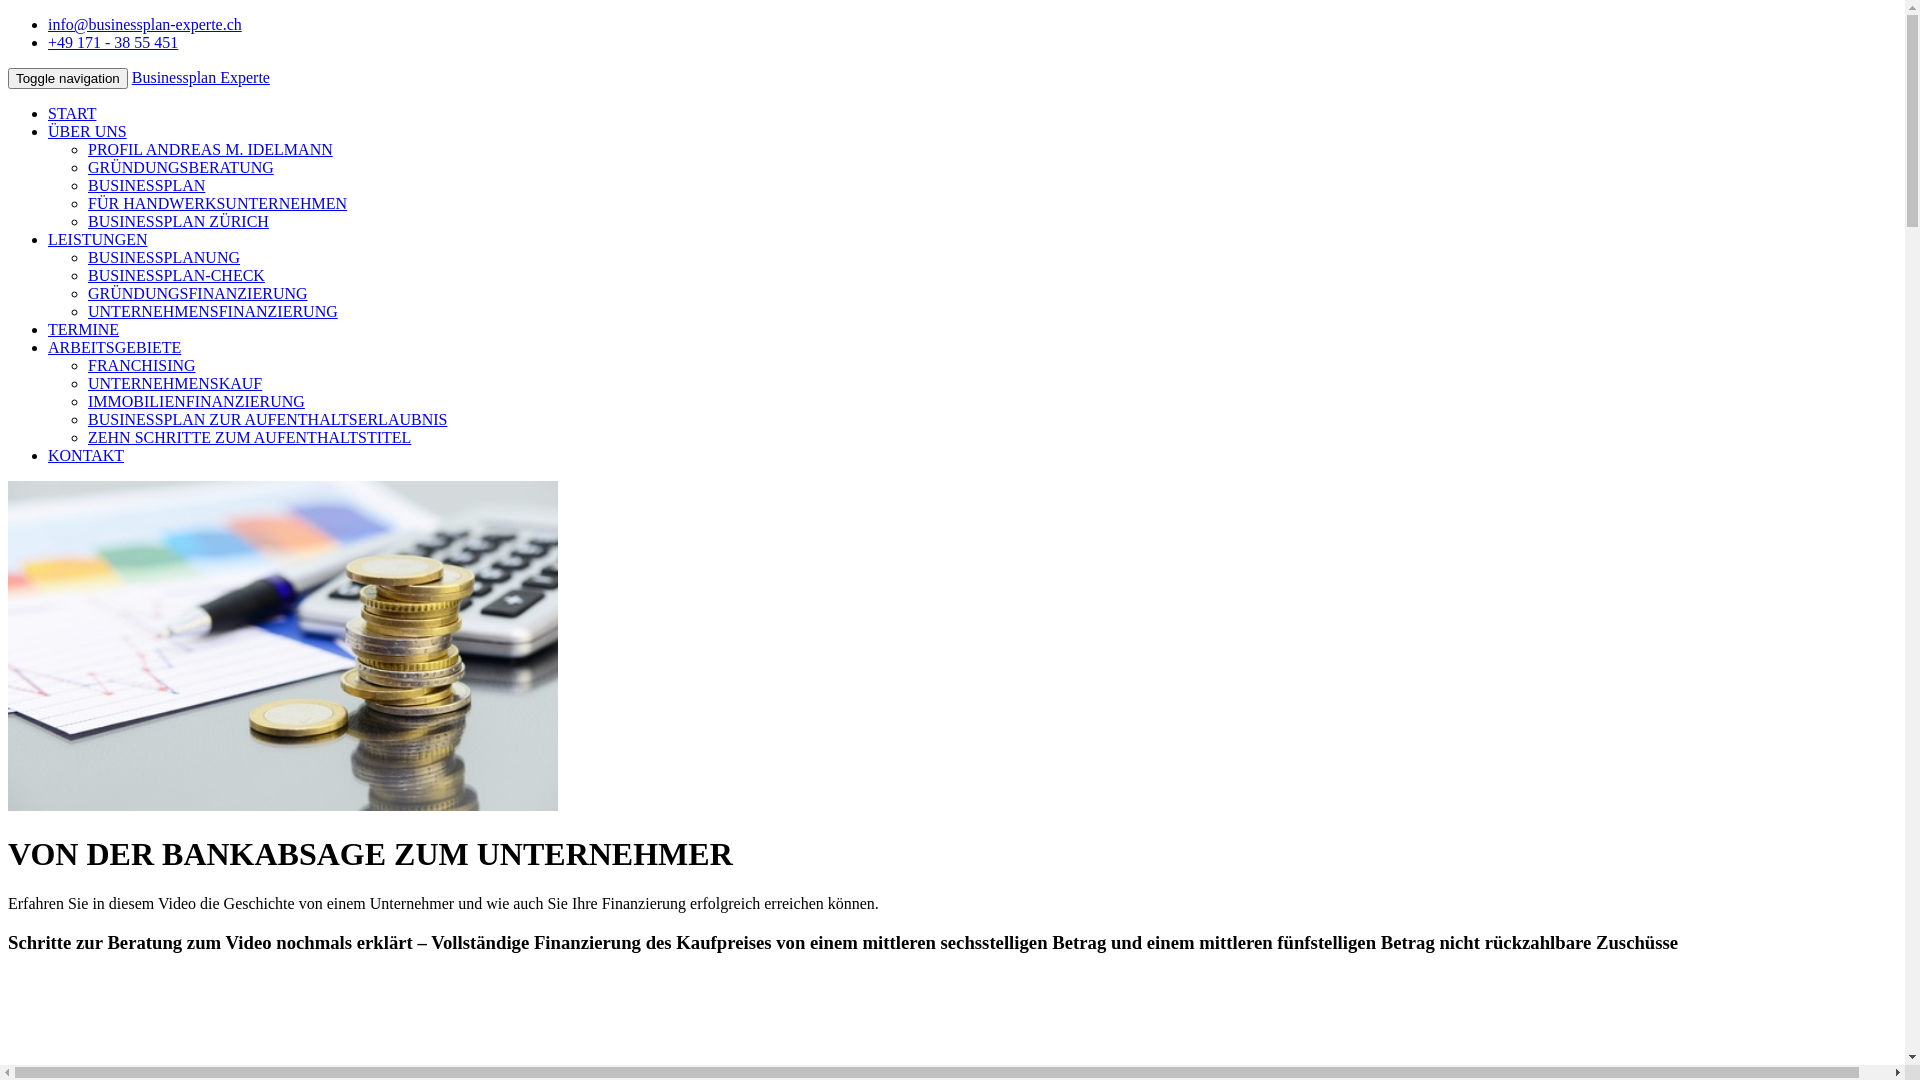  I want to click on 'UNTERNEHMENSKAUF', so click(86, 383).